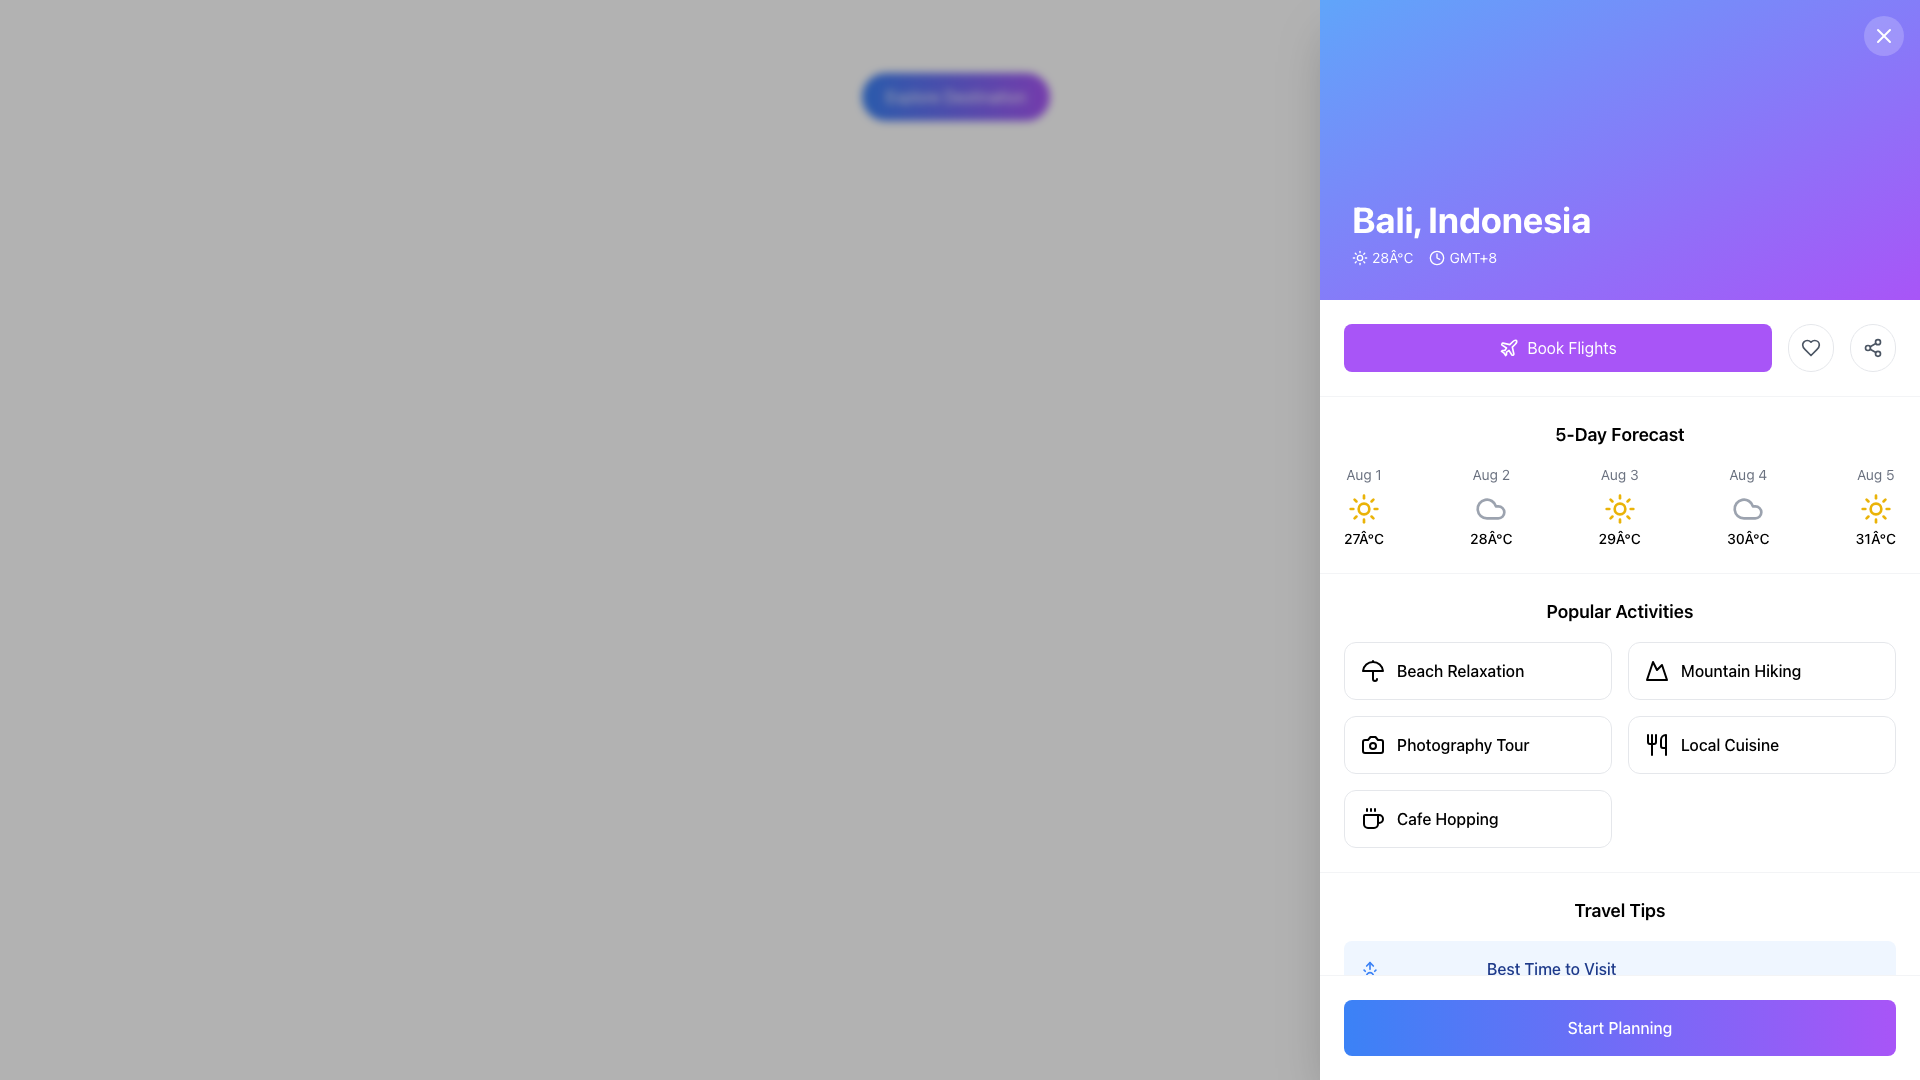 This screenshot has height=1080, width=1920. What do you see at coordinates (1620, 978) in the screenshot?
I see `the Informative panel located in the 'Travel Tips' section at the bottom of the interface, which provides information about the best time to visit the highlighted destination` at bounding box center [1620, 978].